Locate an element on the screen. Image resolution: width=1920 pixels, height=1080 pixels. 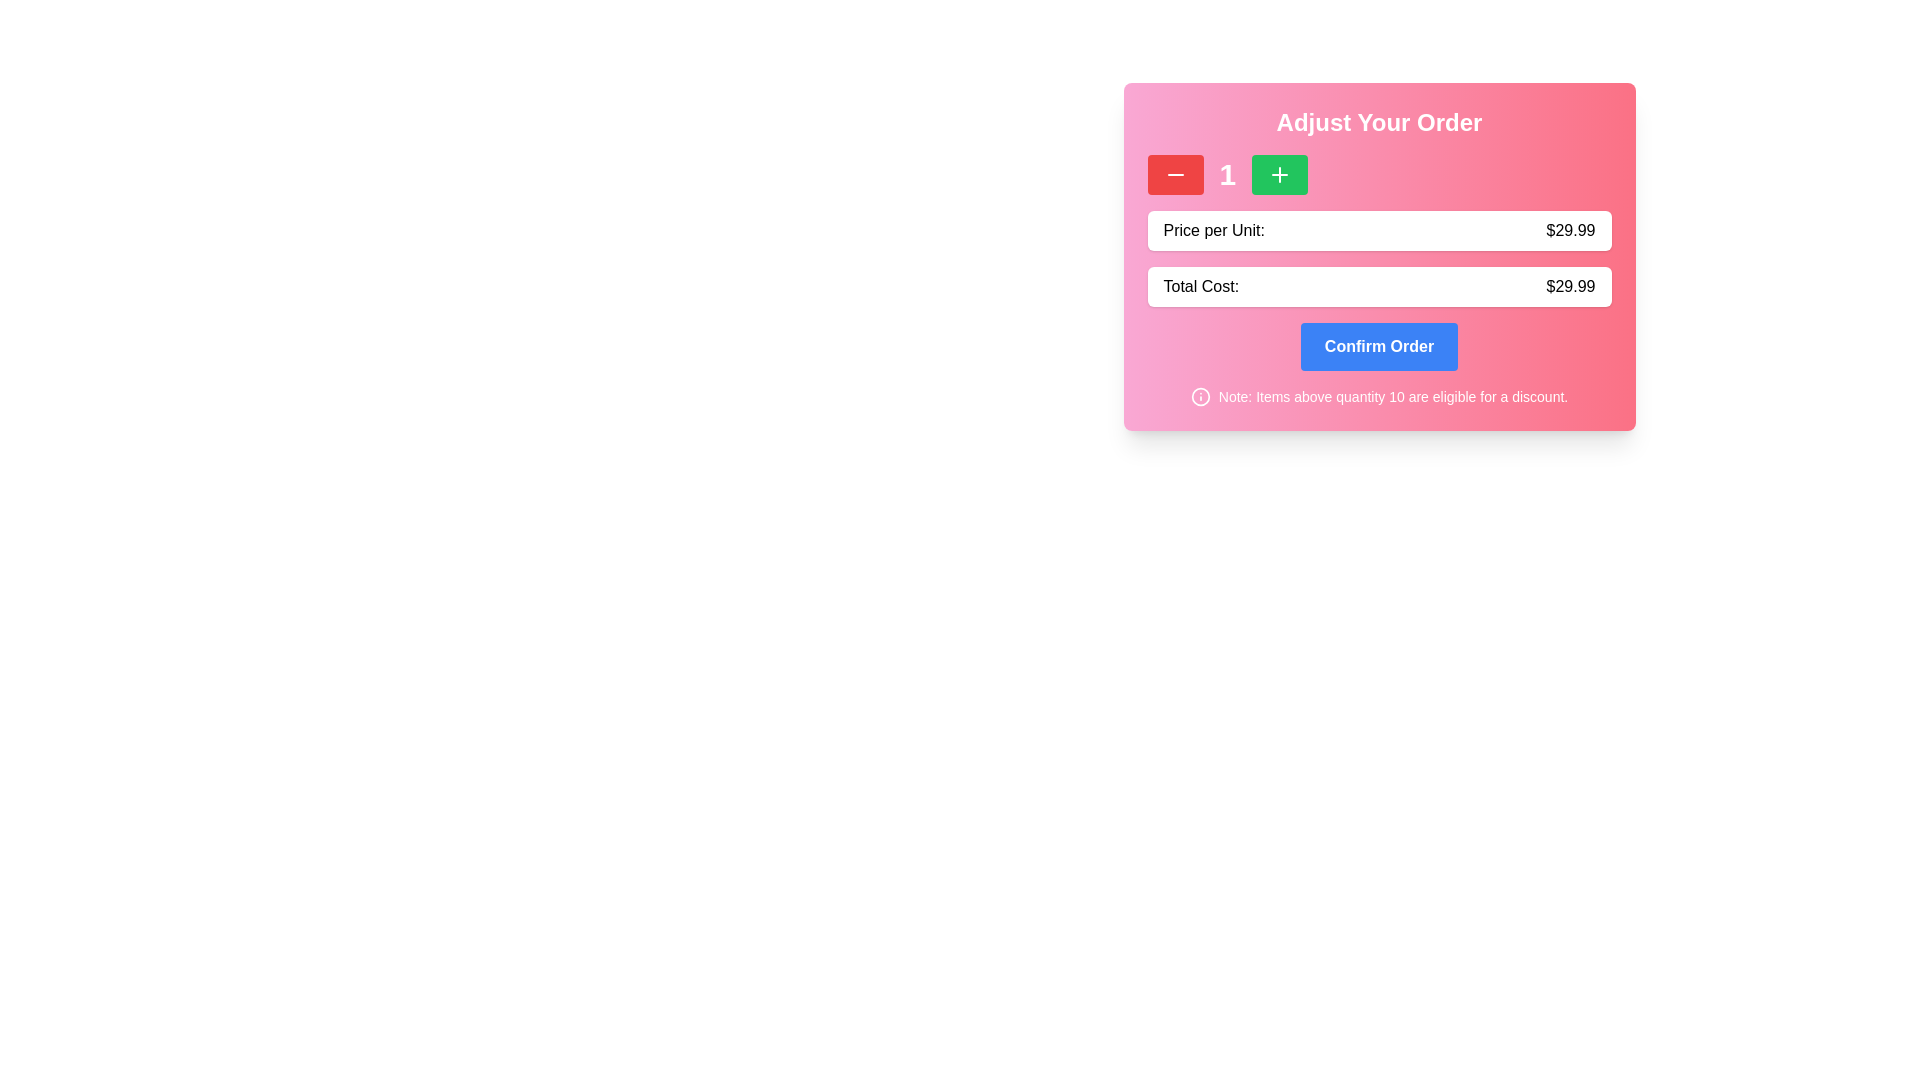
text label displaying 'Price per Unit:' which is positioned on the left side of the price value '$29.99' is located at coordinates (1213, 230).